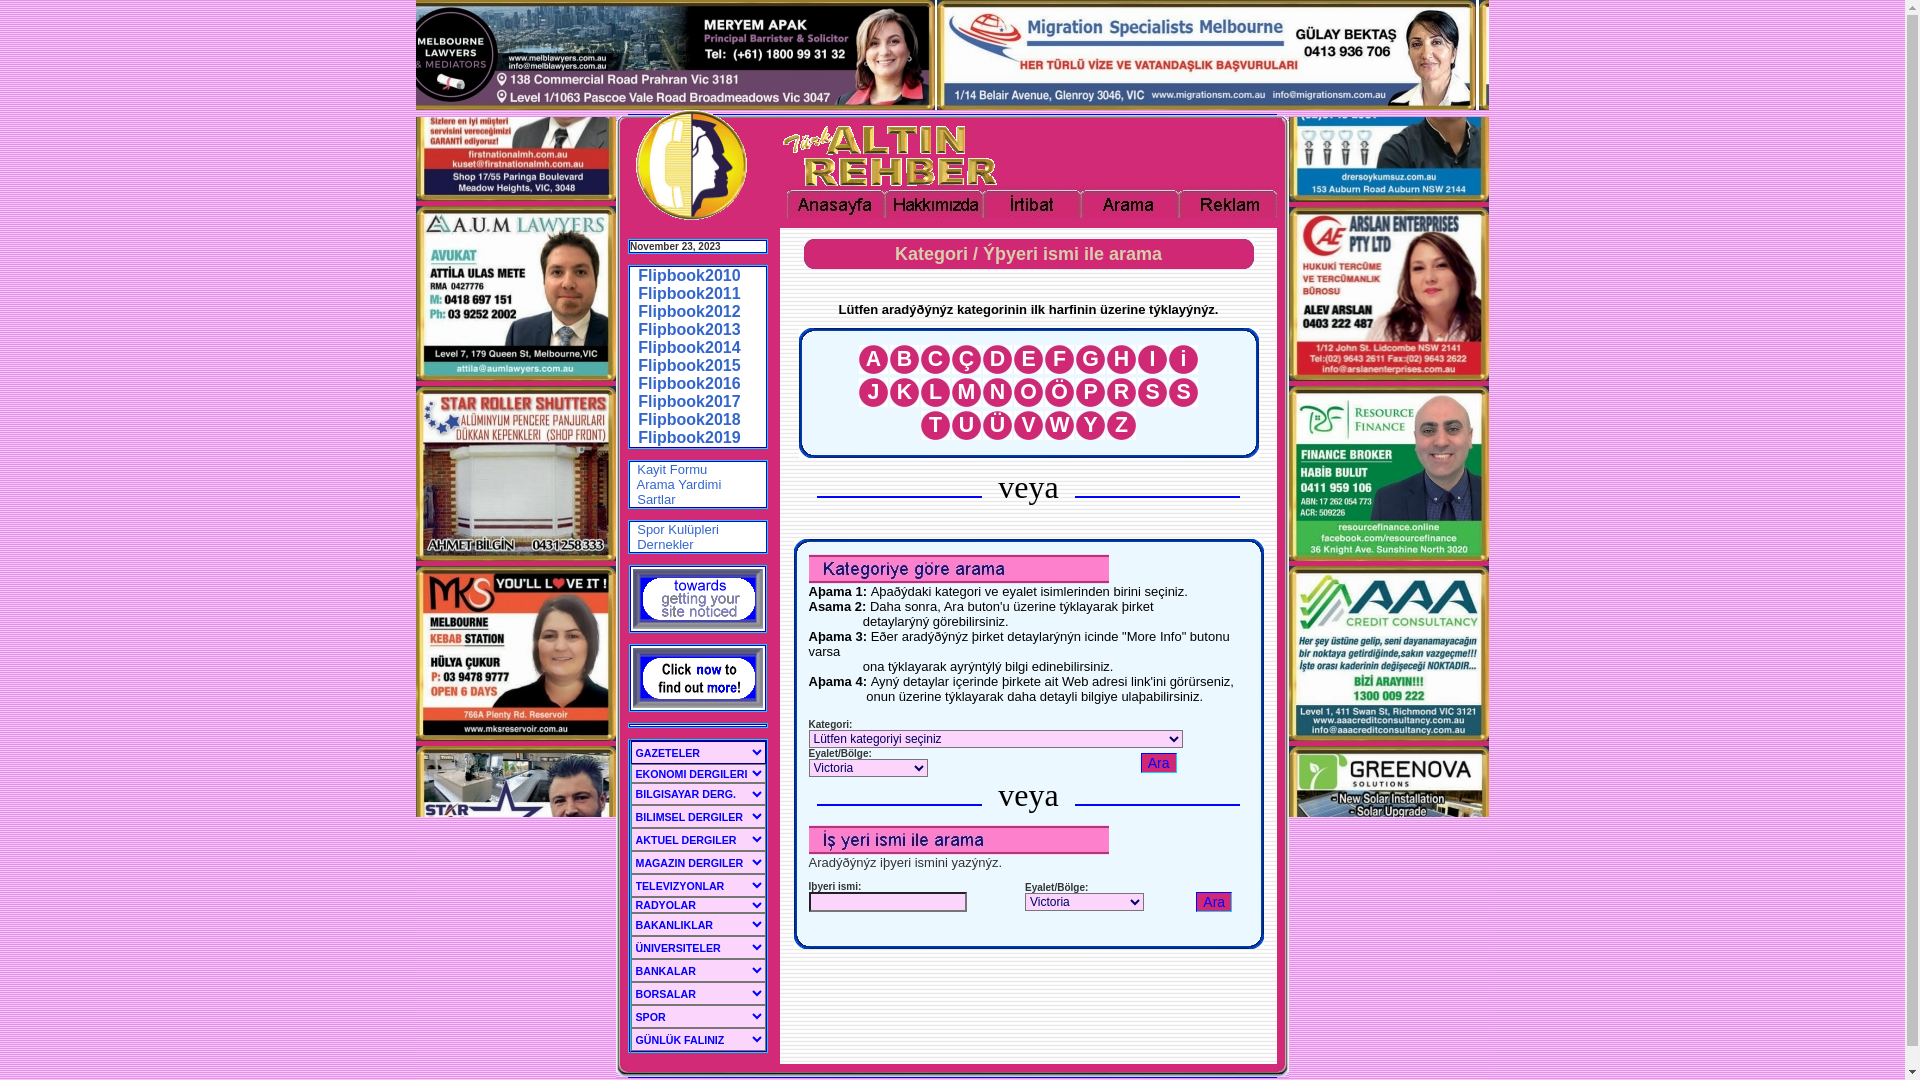  Describe the element at coordinates (1121, 395) in the screenshot. I see `'R'` at that location.